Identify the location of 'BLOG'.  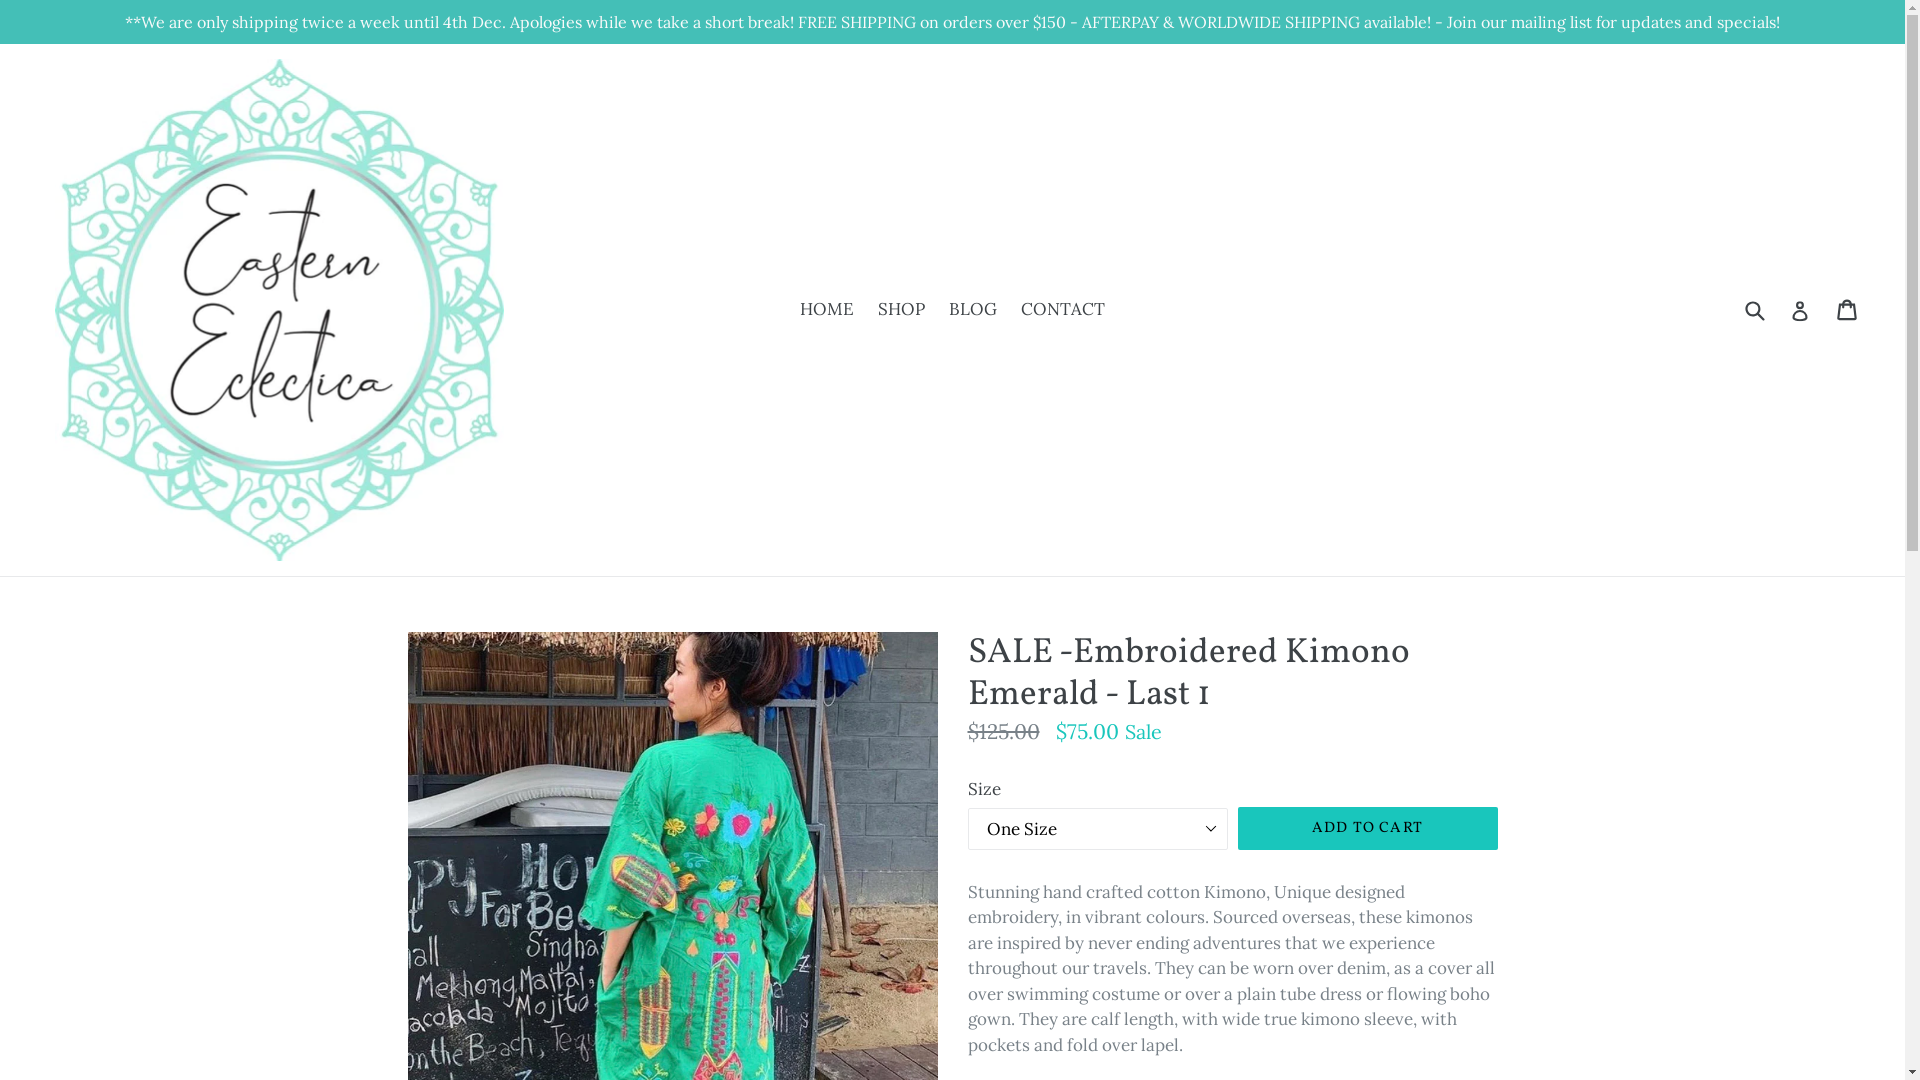
(938, 309).